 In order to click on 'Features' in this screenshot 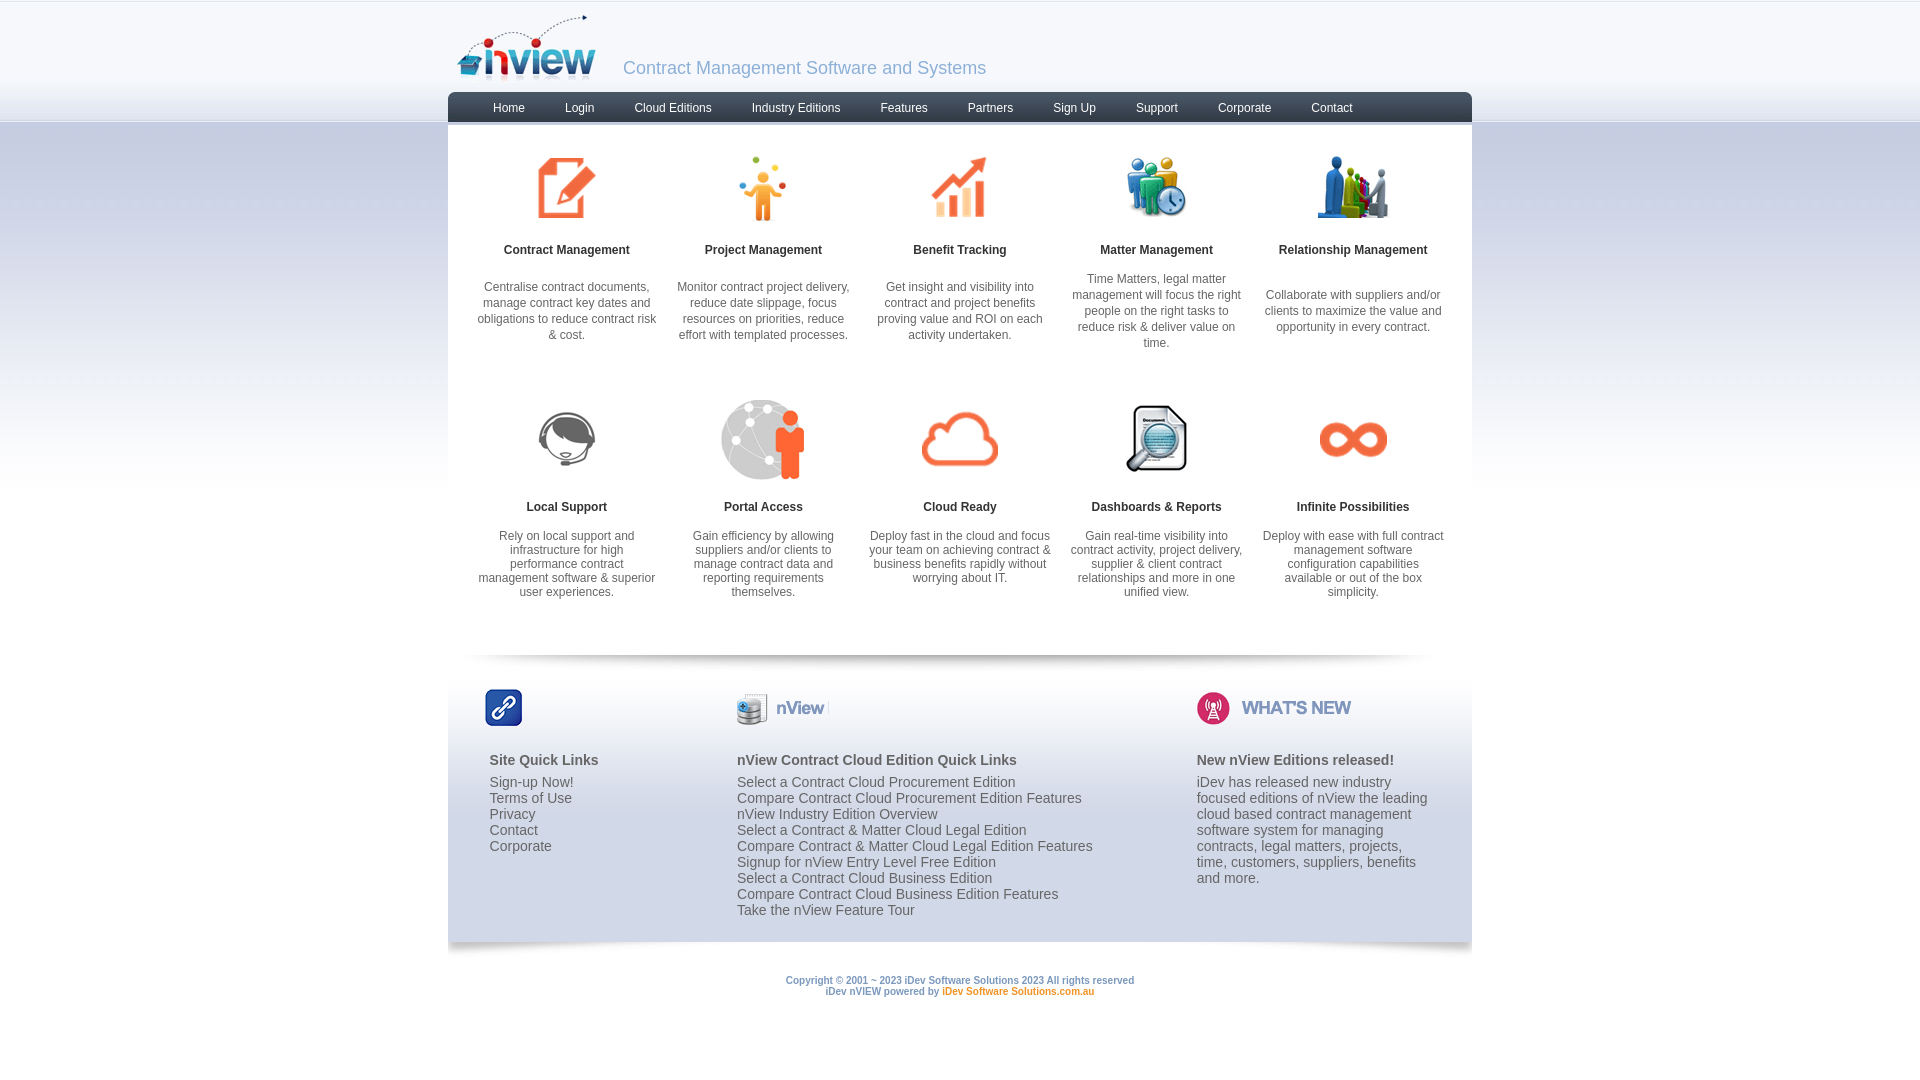, I will do `click(892, 111)`.